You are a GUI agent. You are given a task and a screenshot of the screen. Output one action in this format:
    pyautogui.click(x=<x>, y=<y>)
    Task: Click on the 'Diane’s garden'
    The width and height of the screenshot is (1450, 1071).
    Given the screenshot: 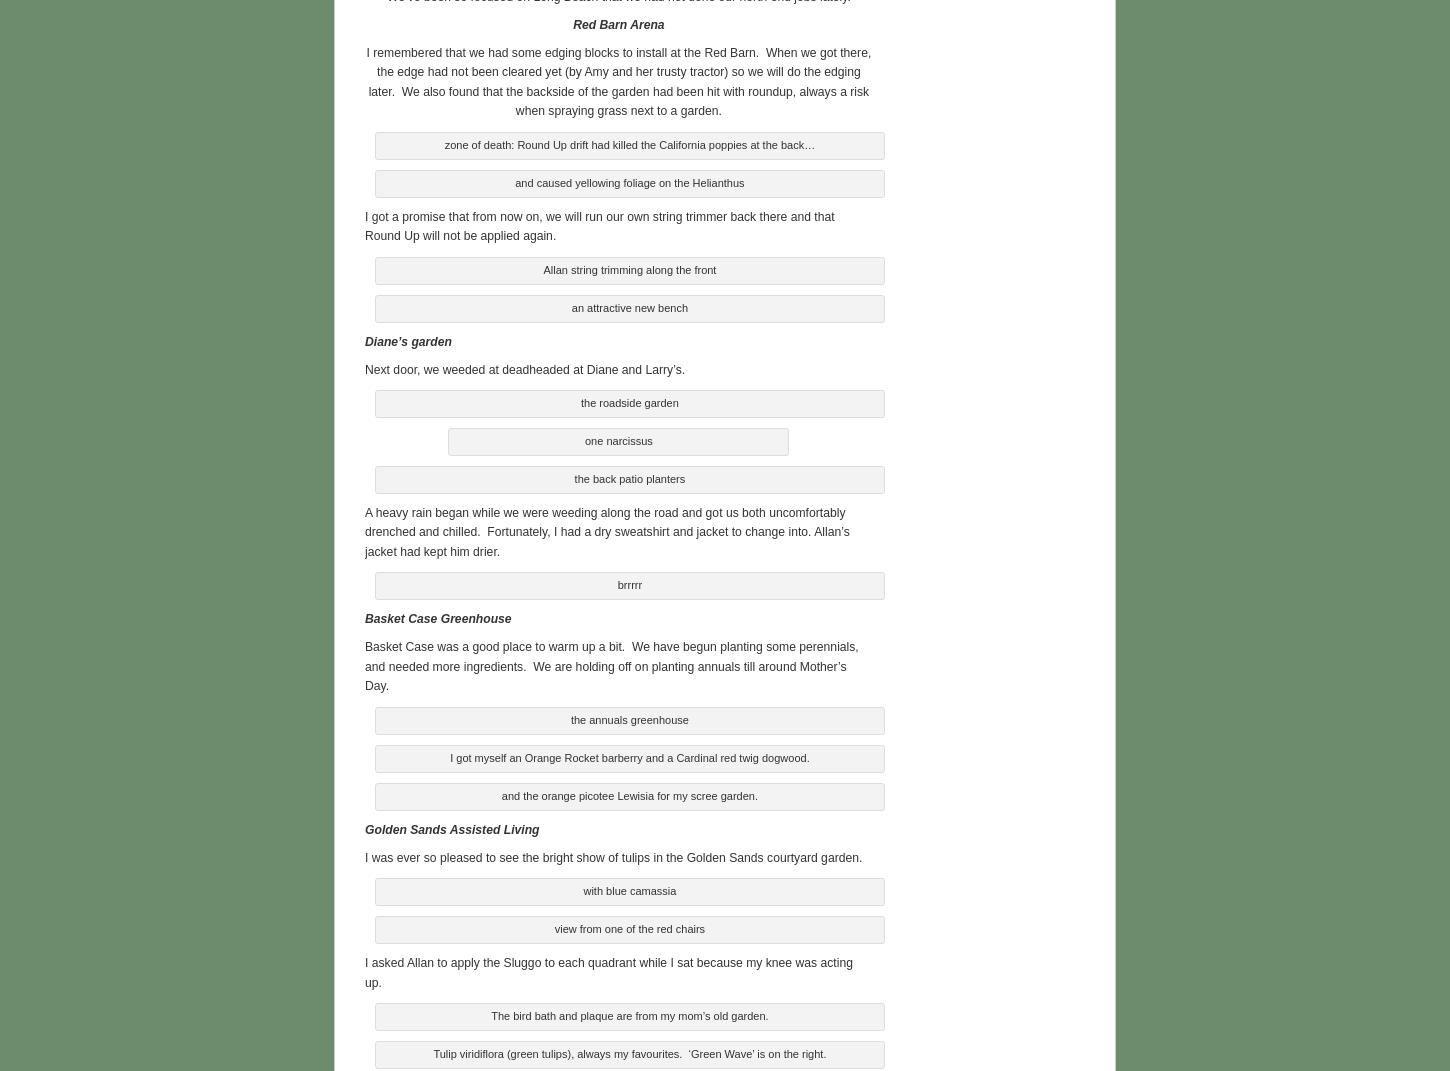 What is the action you would take?
    pyautogui.click(x=363, y=337)
    